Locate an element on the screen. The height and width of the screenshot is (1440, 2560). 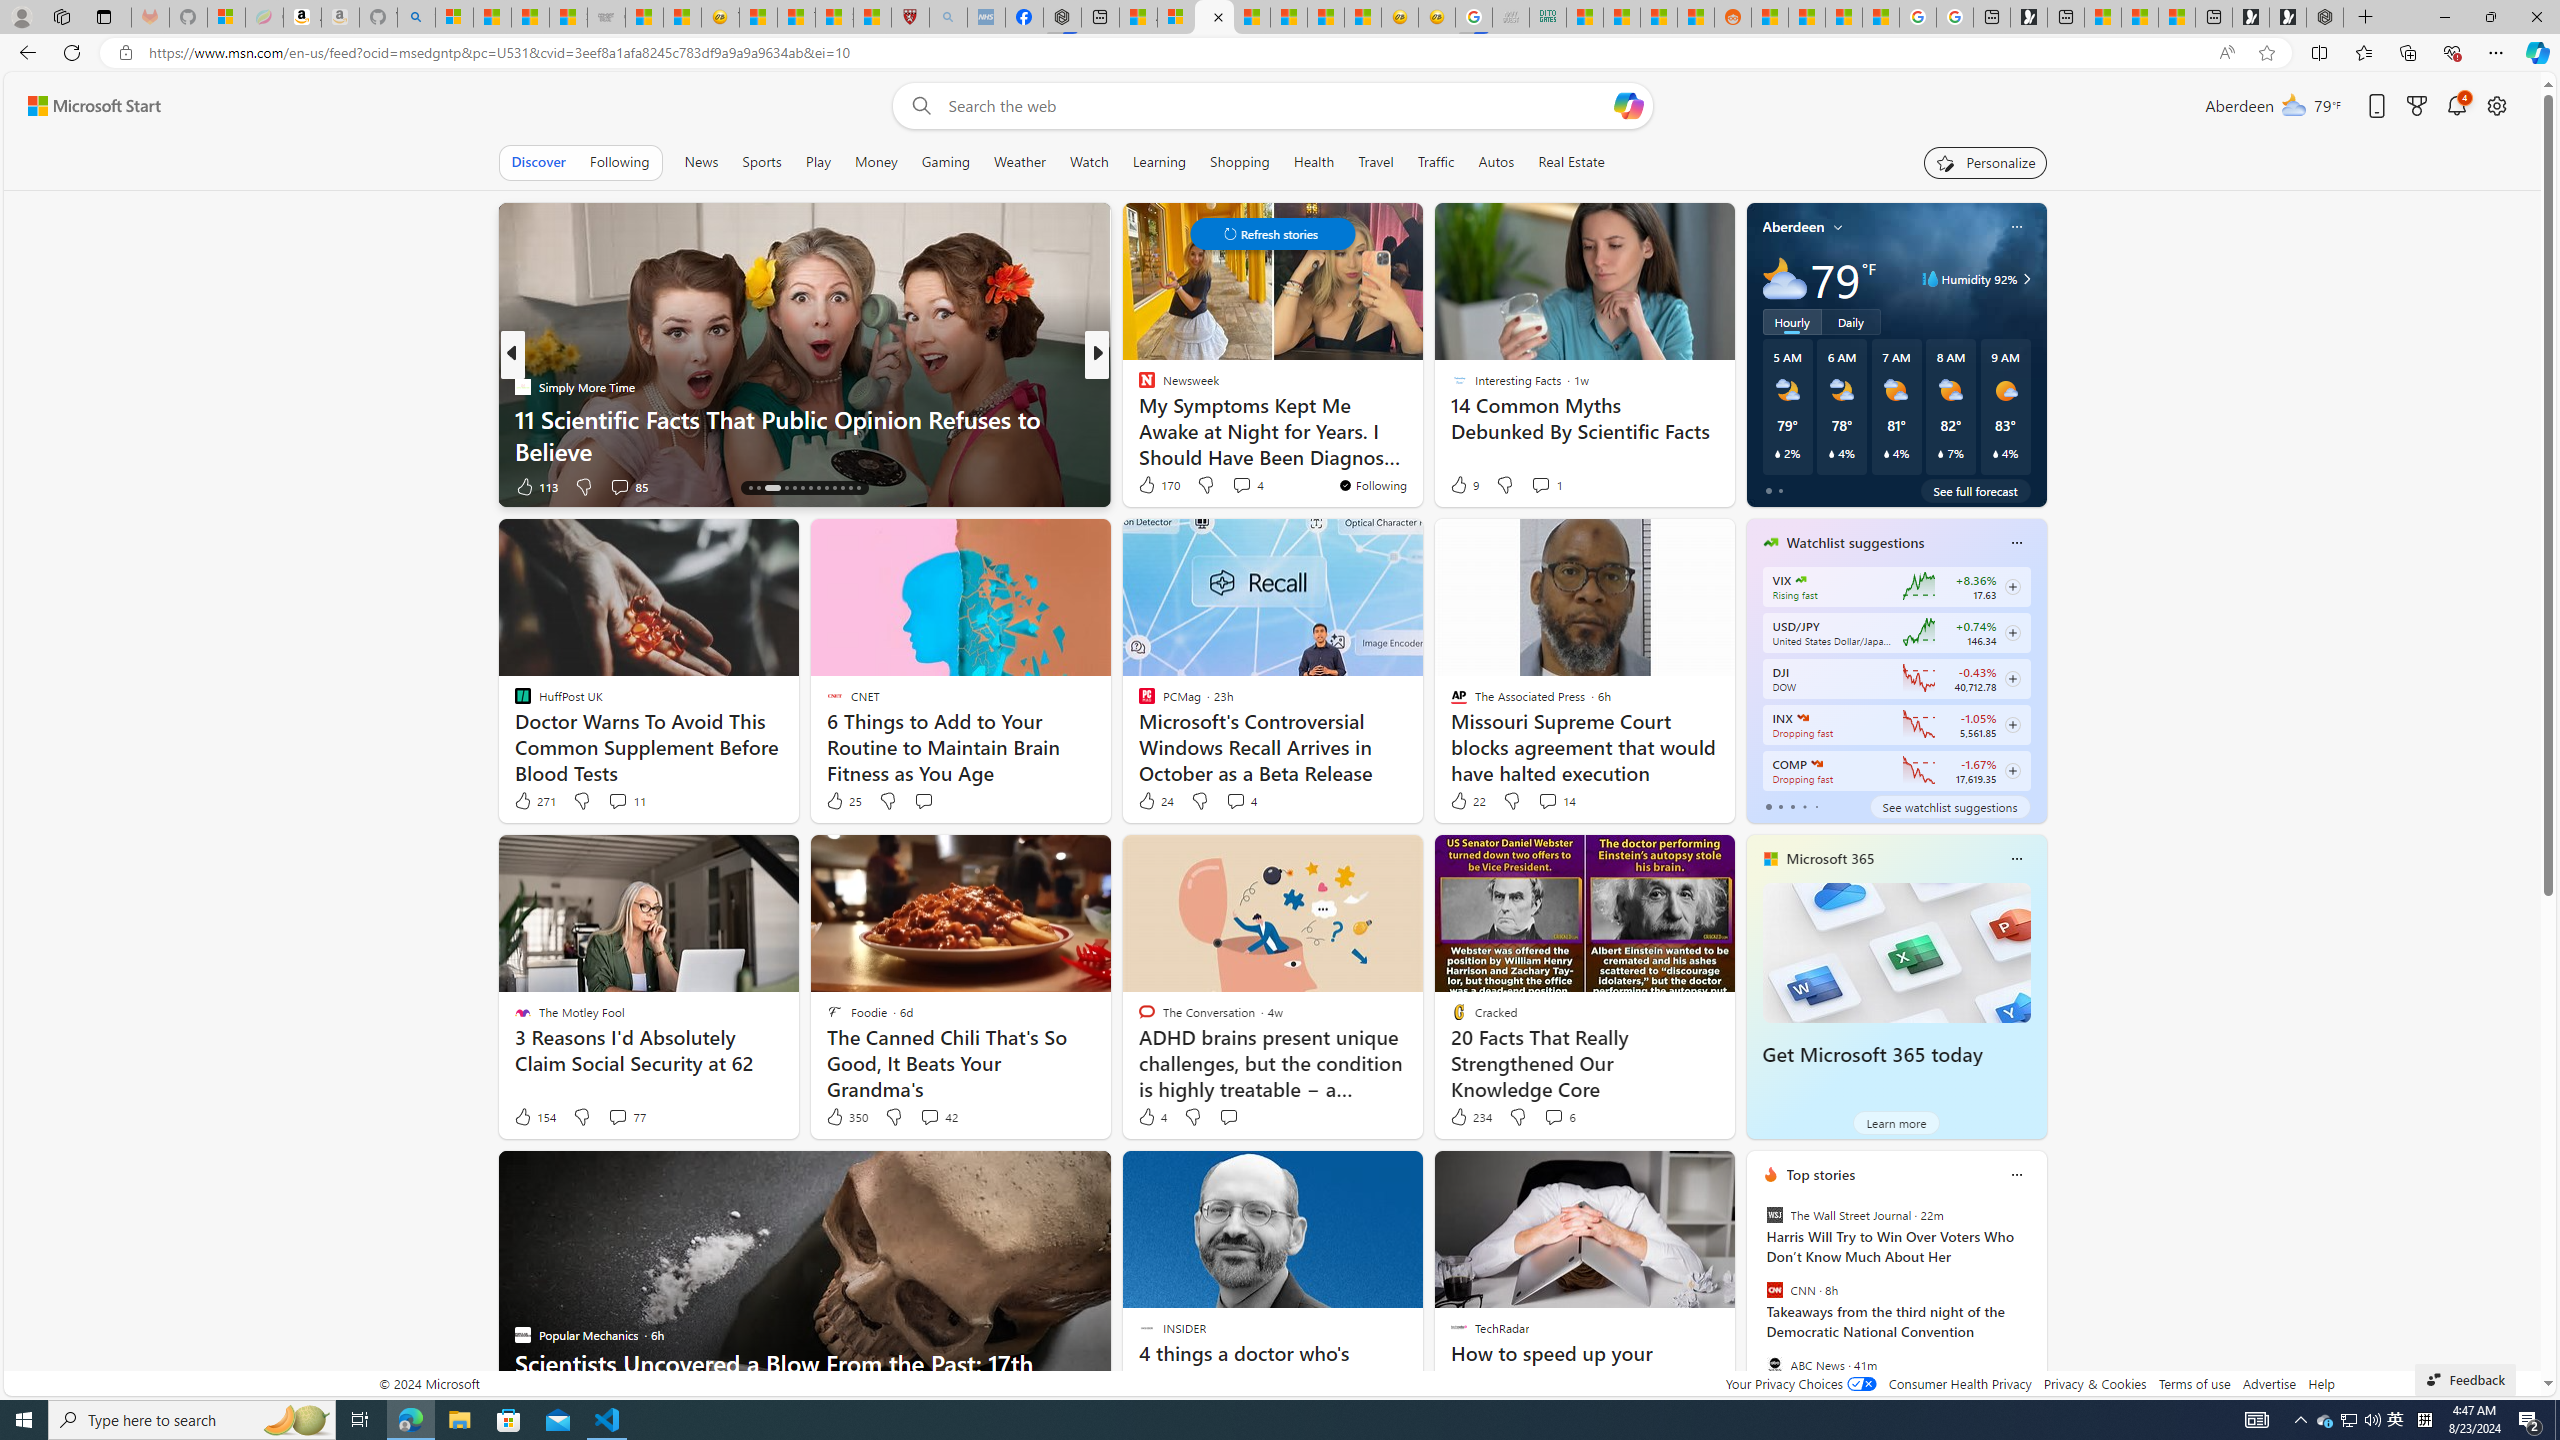
'View comments 6 Comment' is located at coordinates (1560, 1115).